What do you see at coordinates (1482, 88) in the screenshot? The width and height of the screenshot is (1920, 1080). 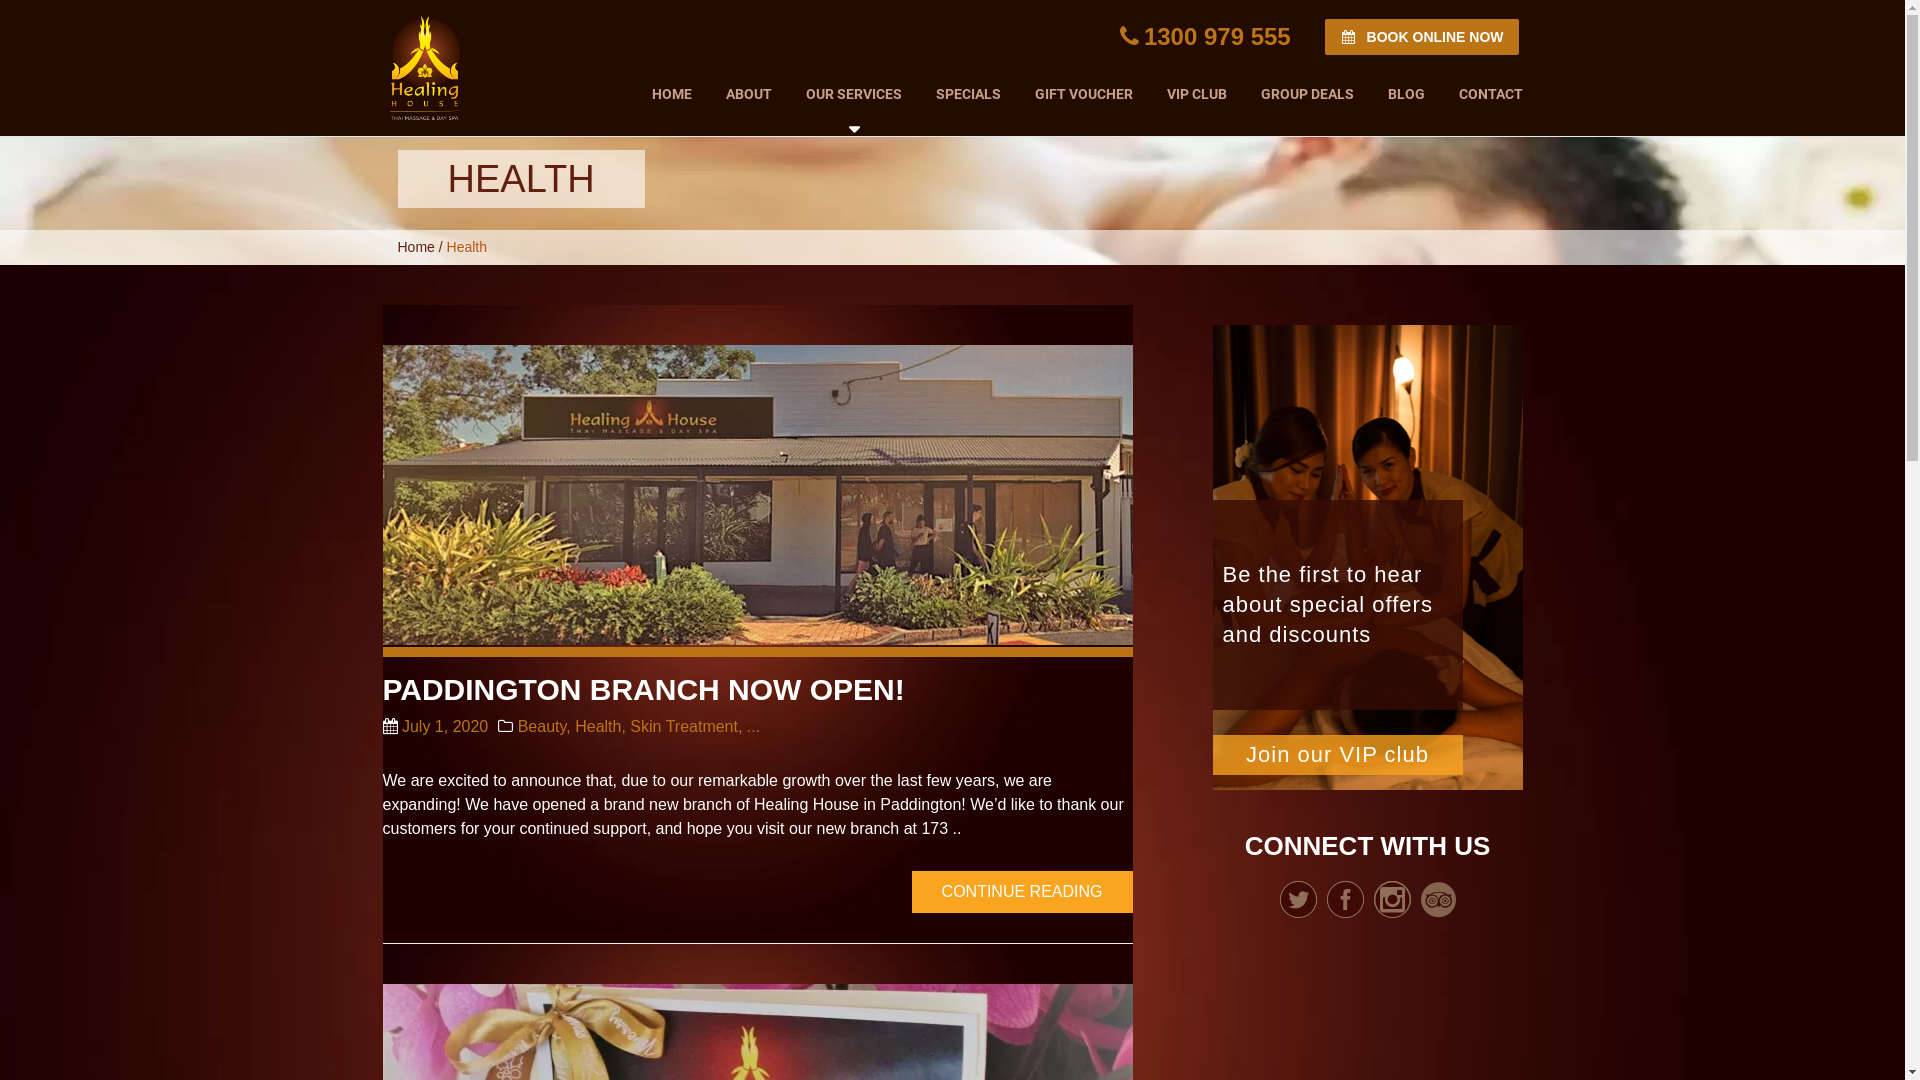 I see `'CONTACT'` at bounding box center [1482, 88].